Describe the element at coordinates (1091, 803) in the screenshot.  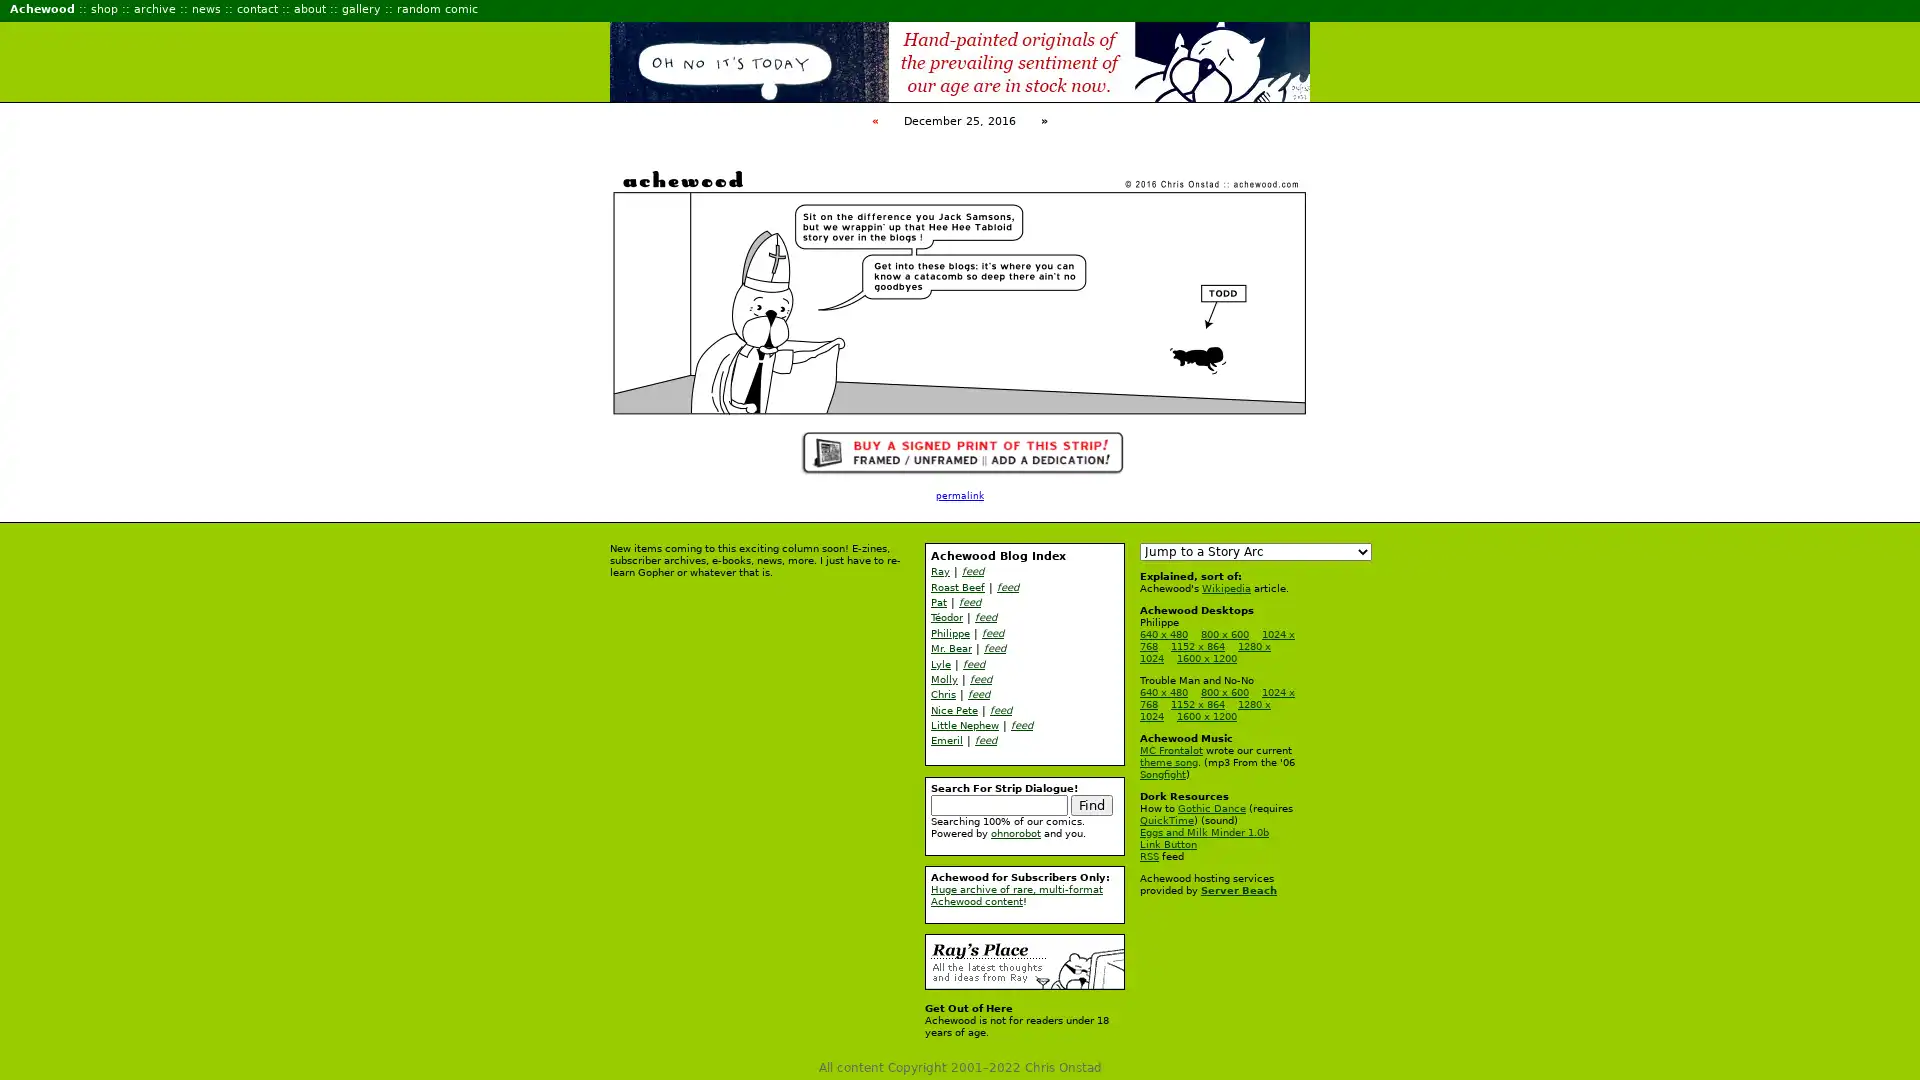
I see `Find` at that location.